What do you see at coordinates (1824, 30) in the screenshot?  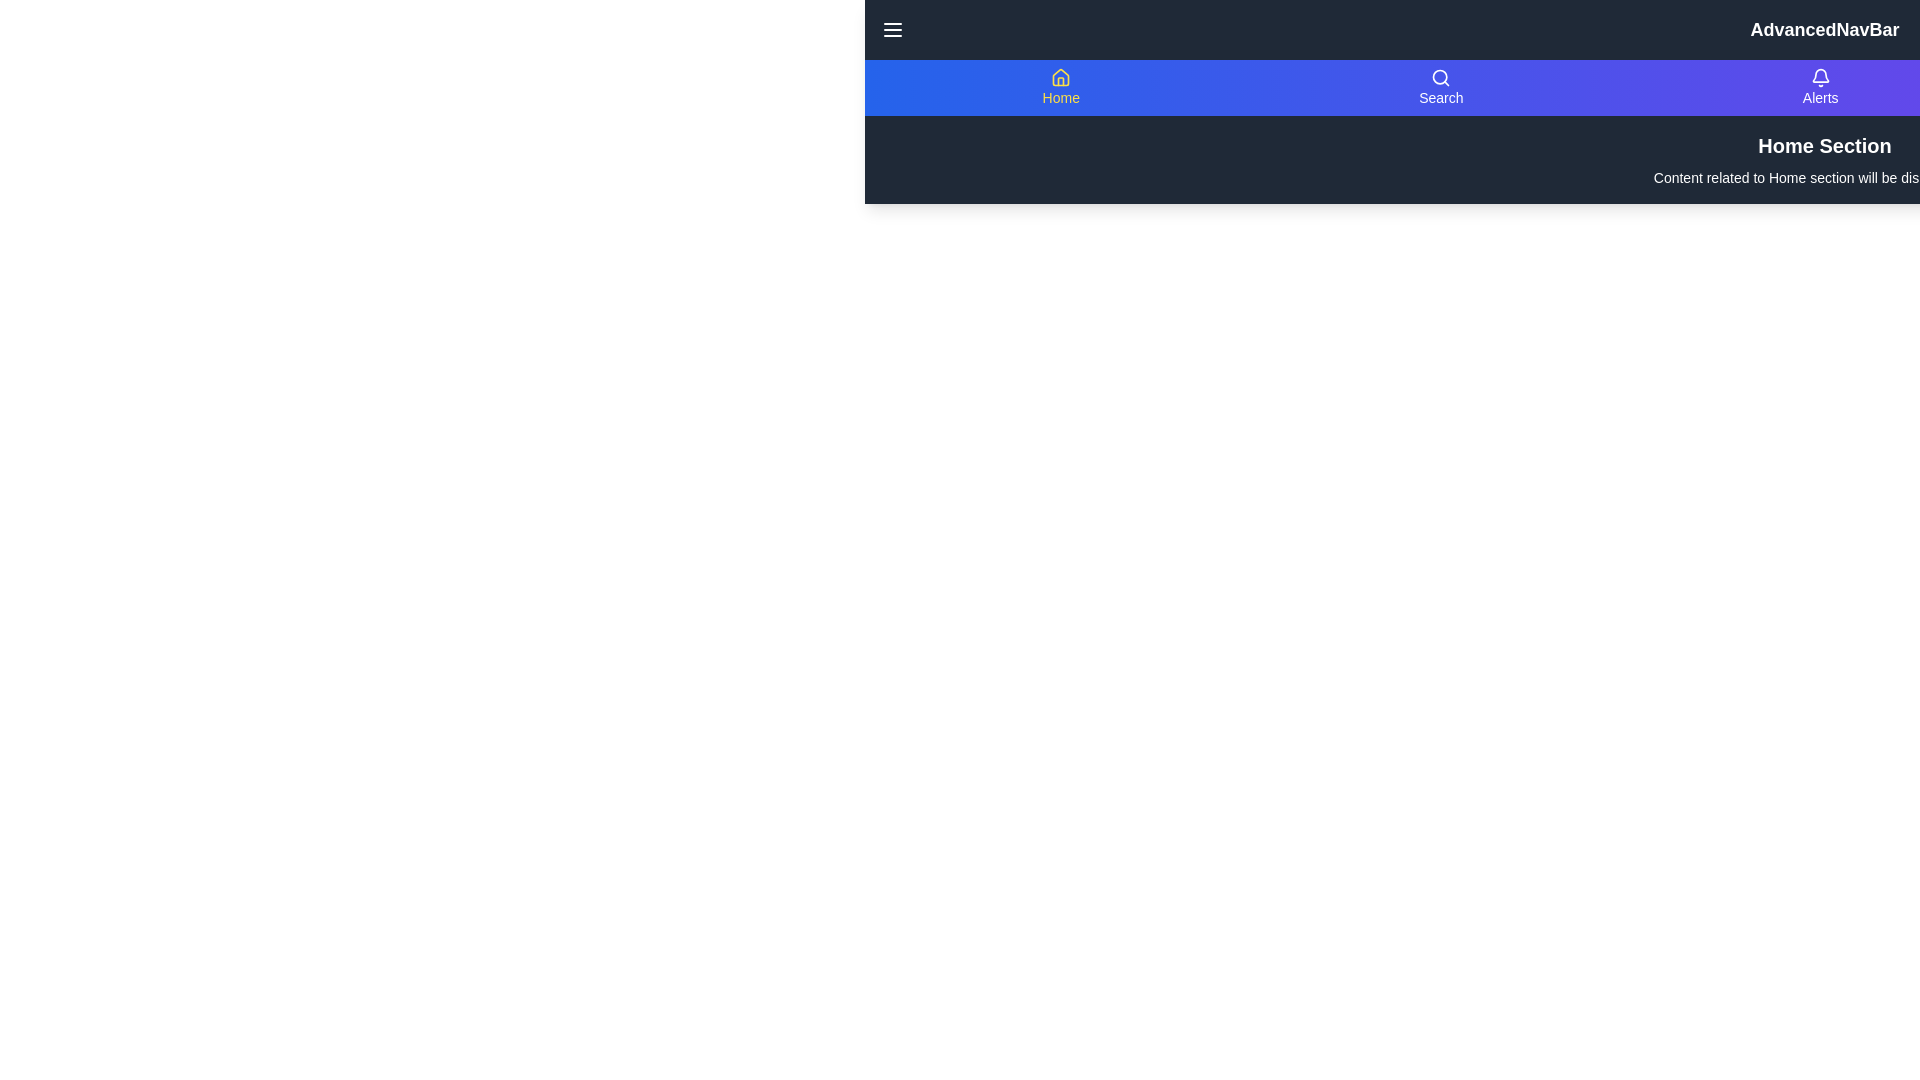 I see `the title text 'AdvancedNavBar'` at bounding box center [1824, 30].